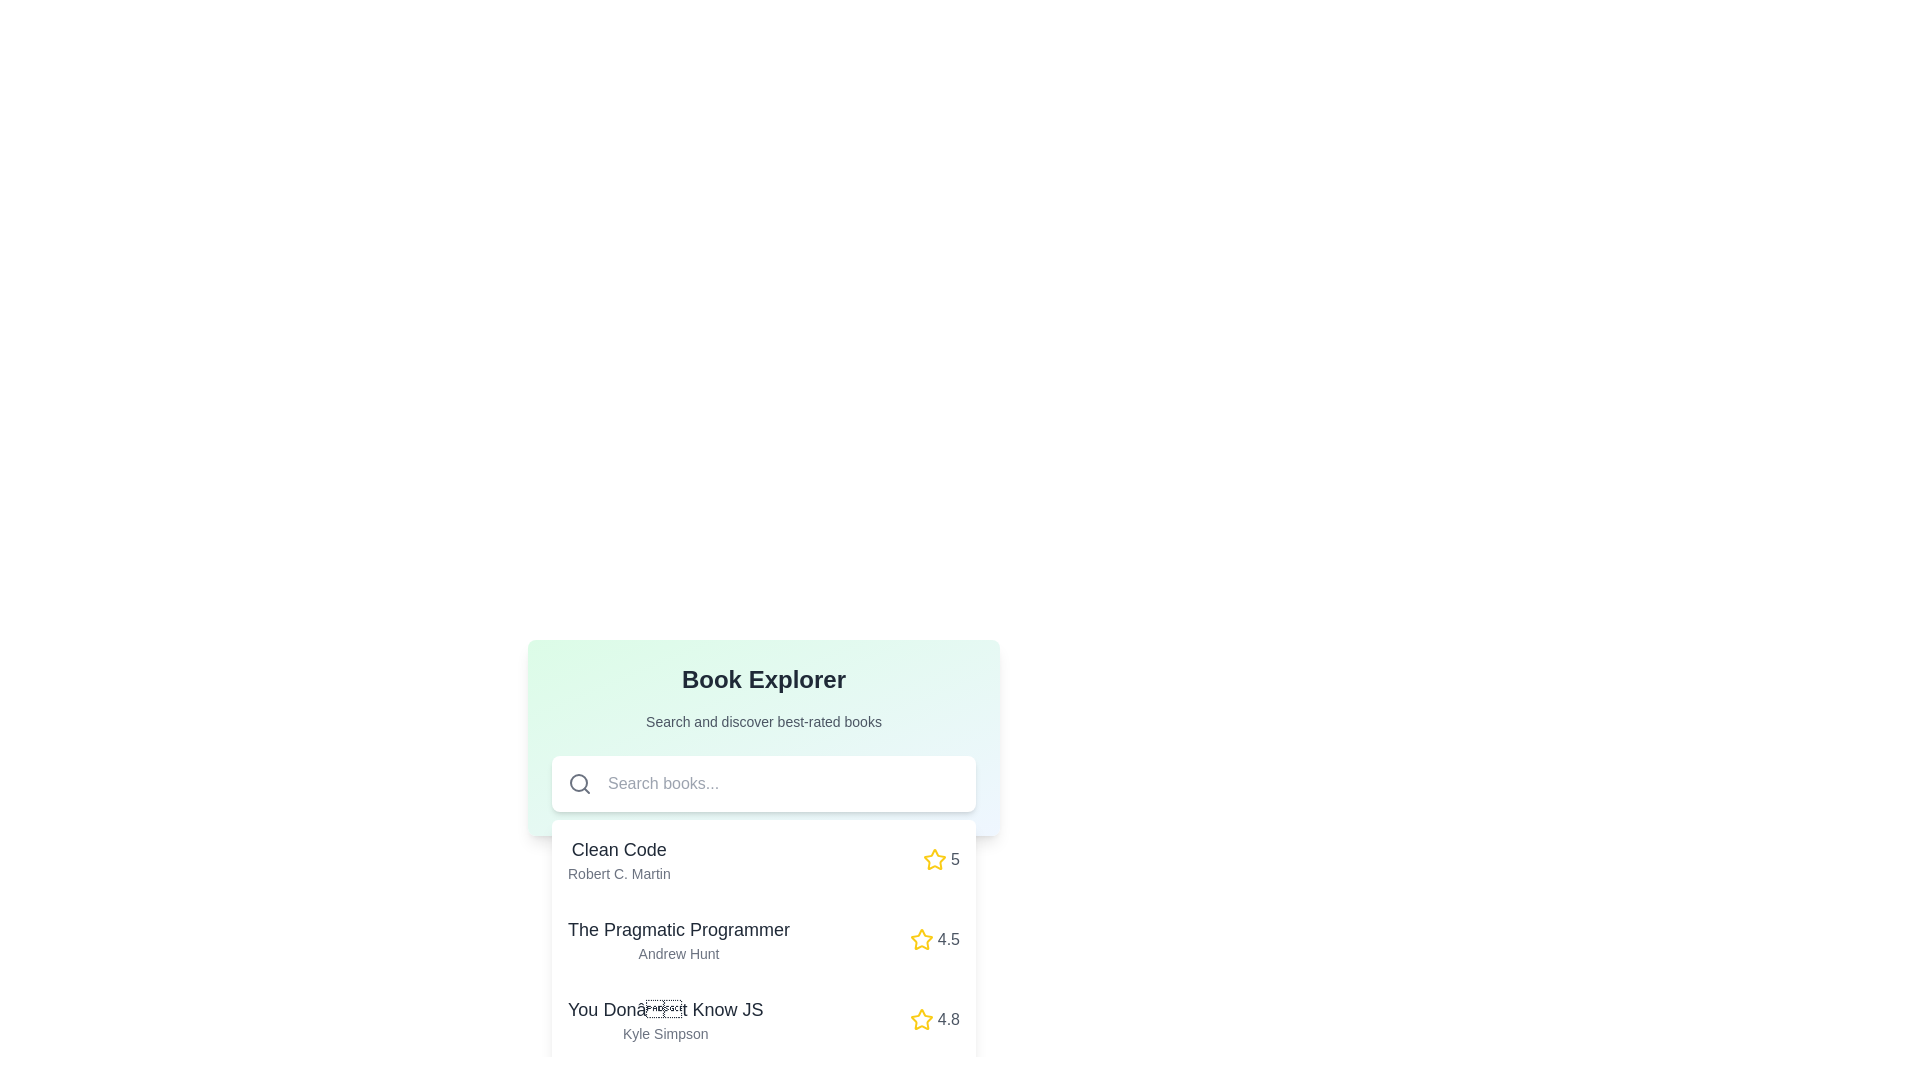 This screenshot has width=1920, height=1080. Describe the element at coordinates (618, 849) in the screenshot. I see `the interactive label displaying the text 'Clean Code', which is prominently positioned above 'Robert C. Martin' in the 'Book Explorer' section` at that location.